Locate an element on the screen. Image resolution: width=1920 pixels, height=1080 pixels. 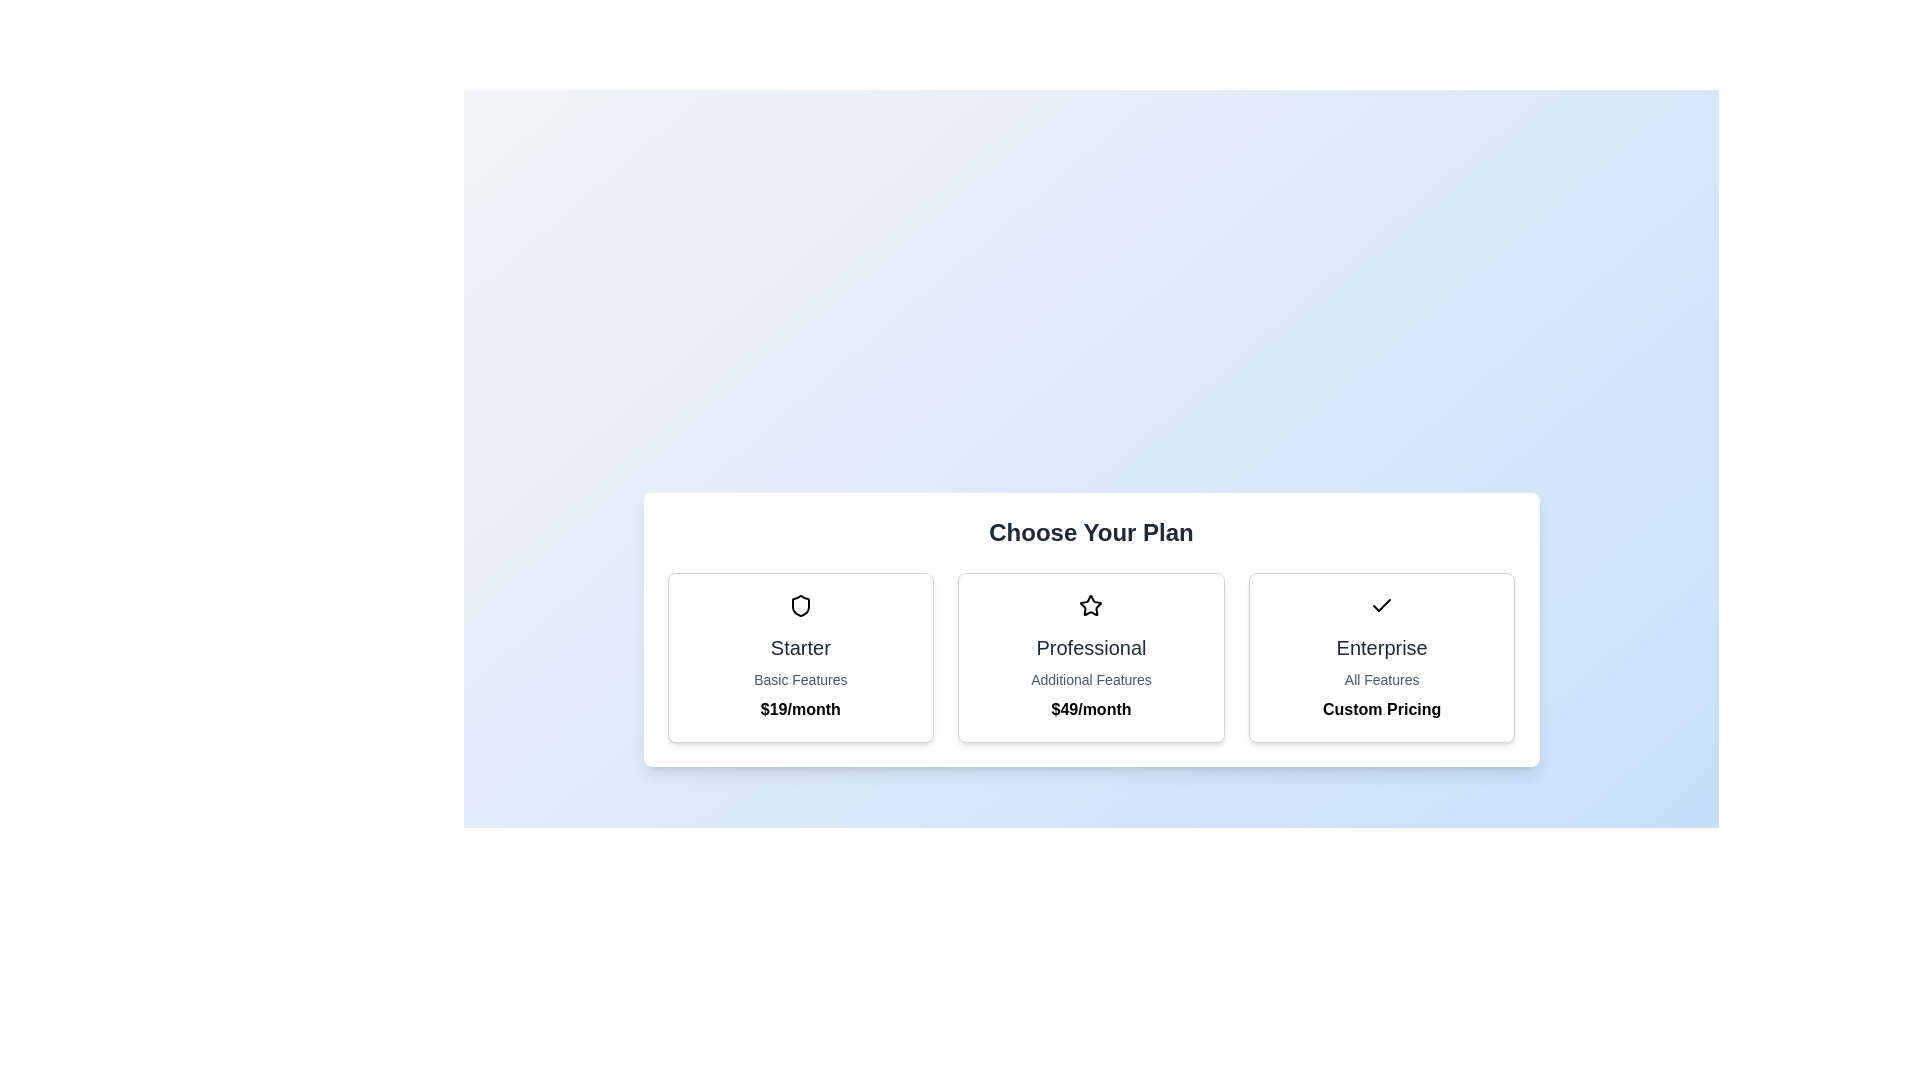
the Decorative Icon which is a shield-shaped icon located within the Starter plan card in the leftmost column of a three-column layout is located at coordinates (800, 604).